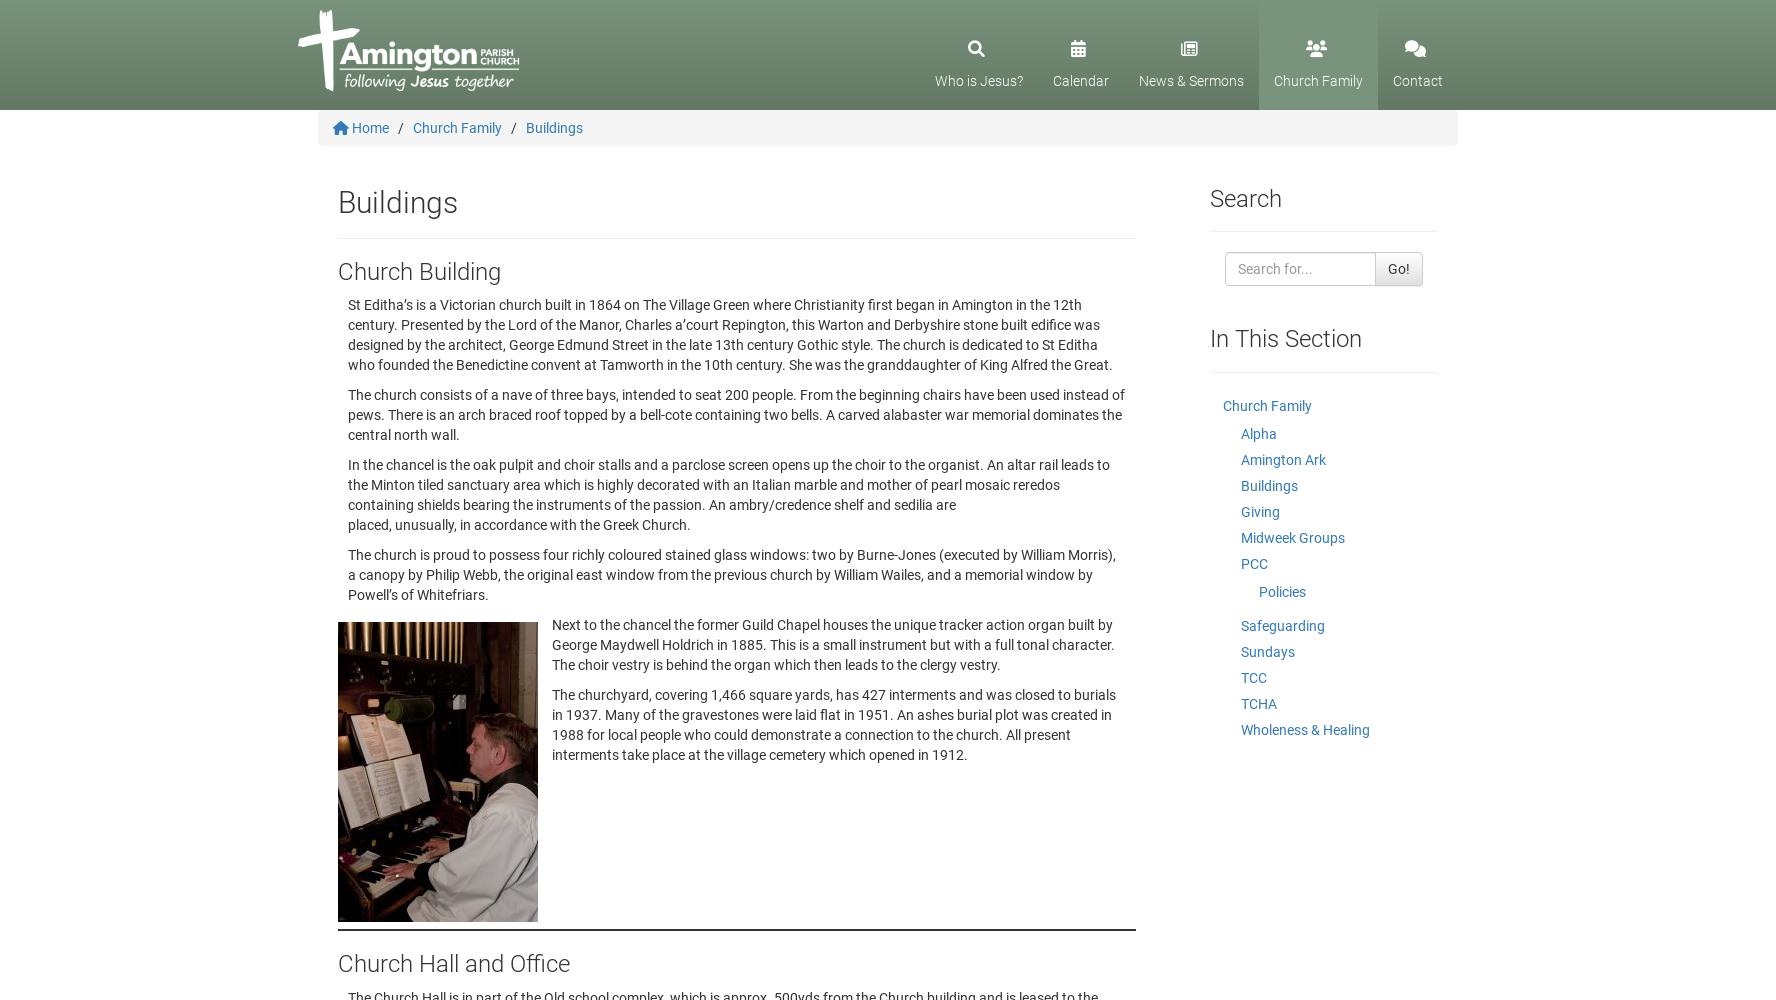 This screenshot has width=1776, height=1000. I want to click on 'Contact', so click(1417, 79).